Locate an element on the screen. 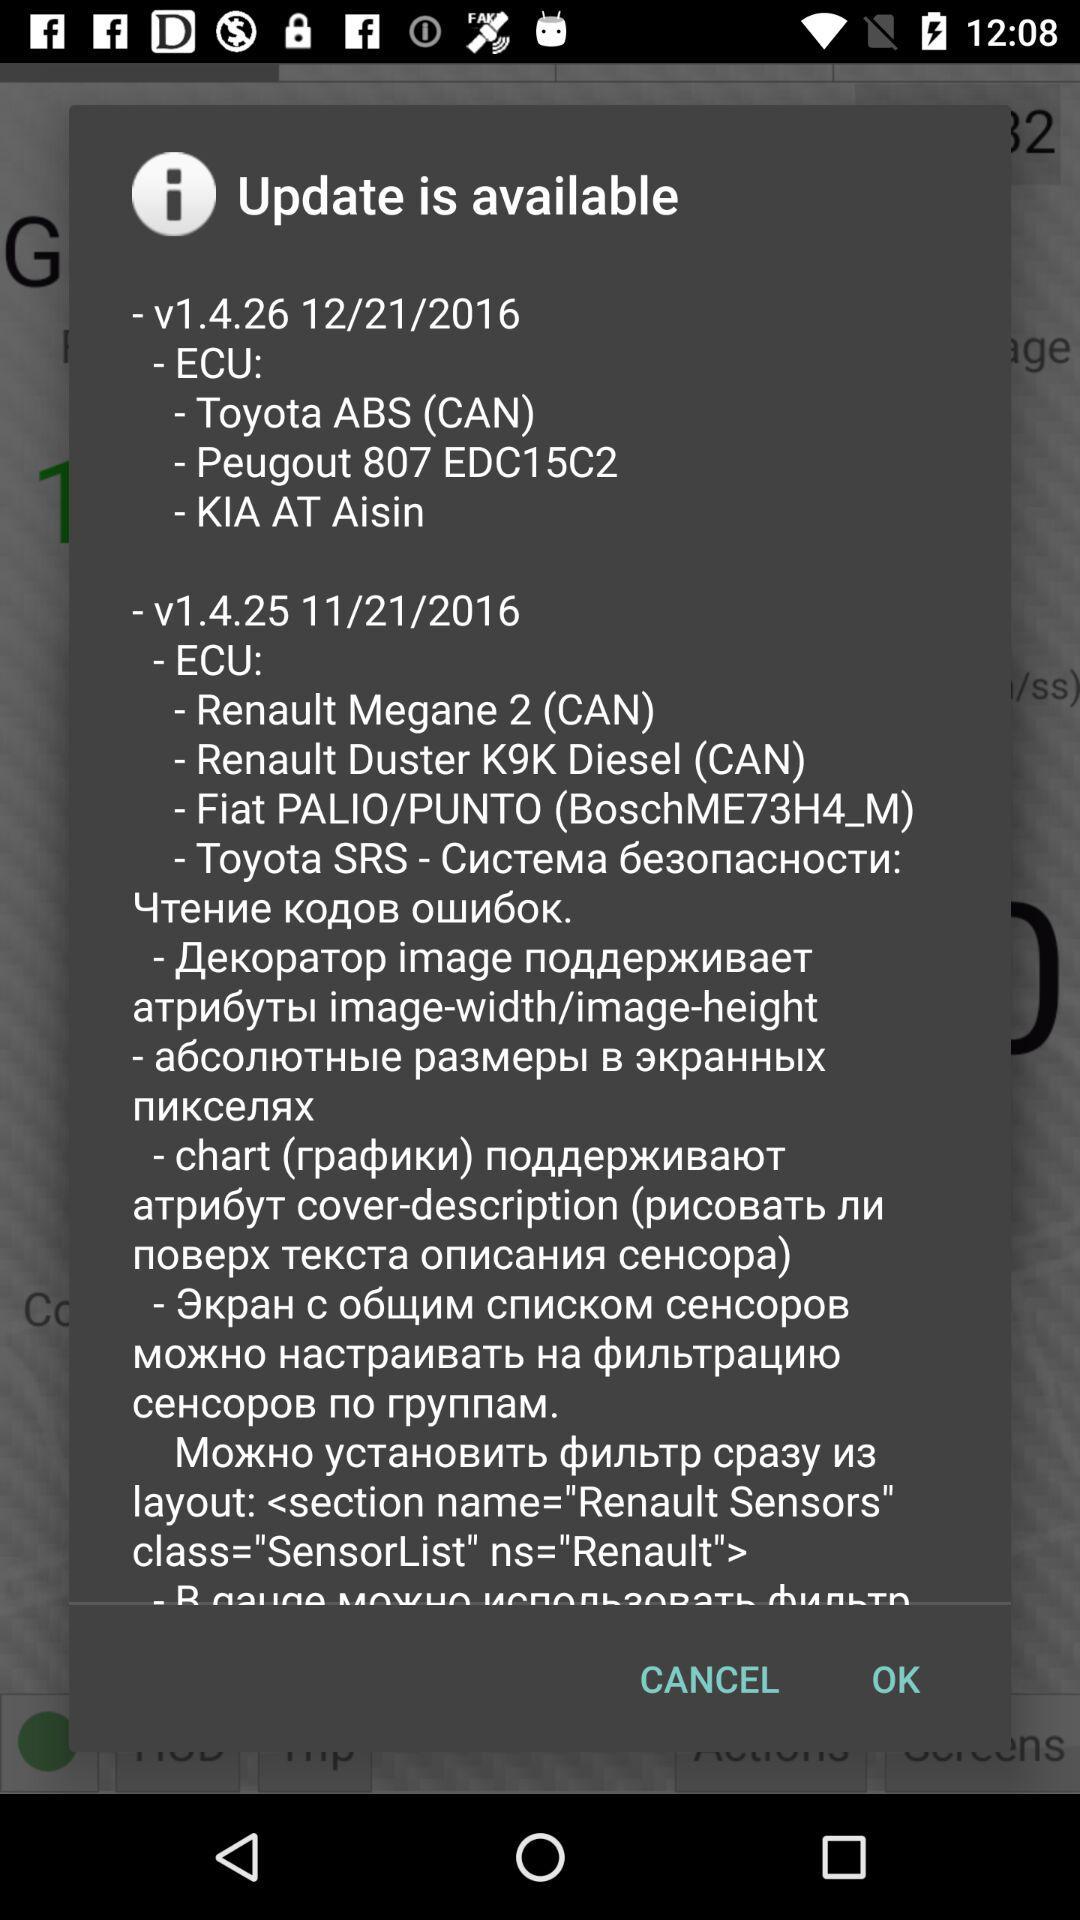 The height and width of the screenshot is (1920, 1080). icon next to ok is located at coordinates (708, 1678).